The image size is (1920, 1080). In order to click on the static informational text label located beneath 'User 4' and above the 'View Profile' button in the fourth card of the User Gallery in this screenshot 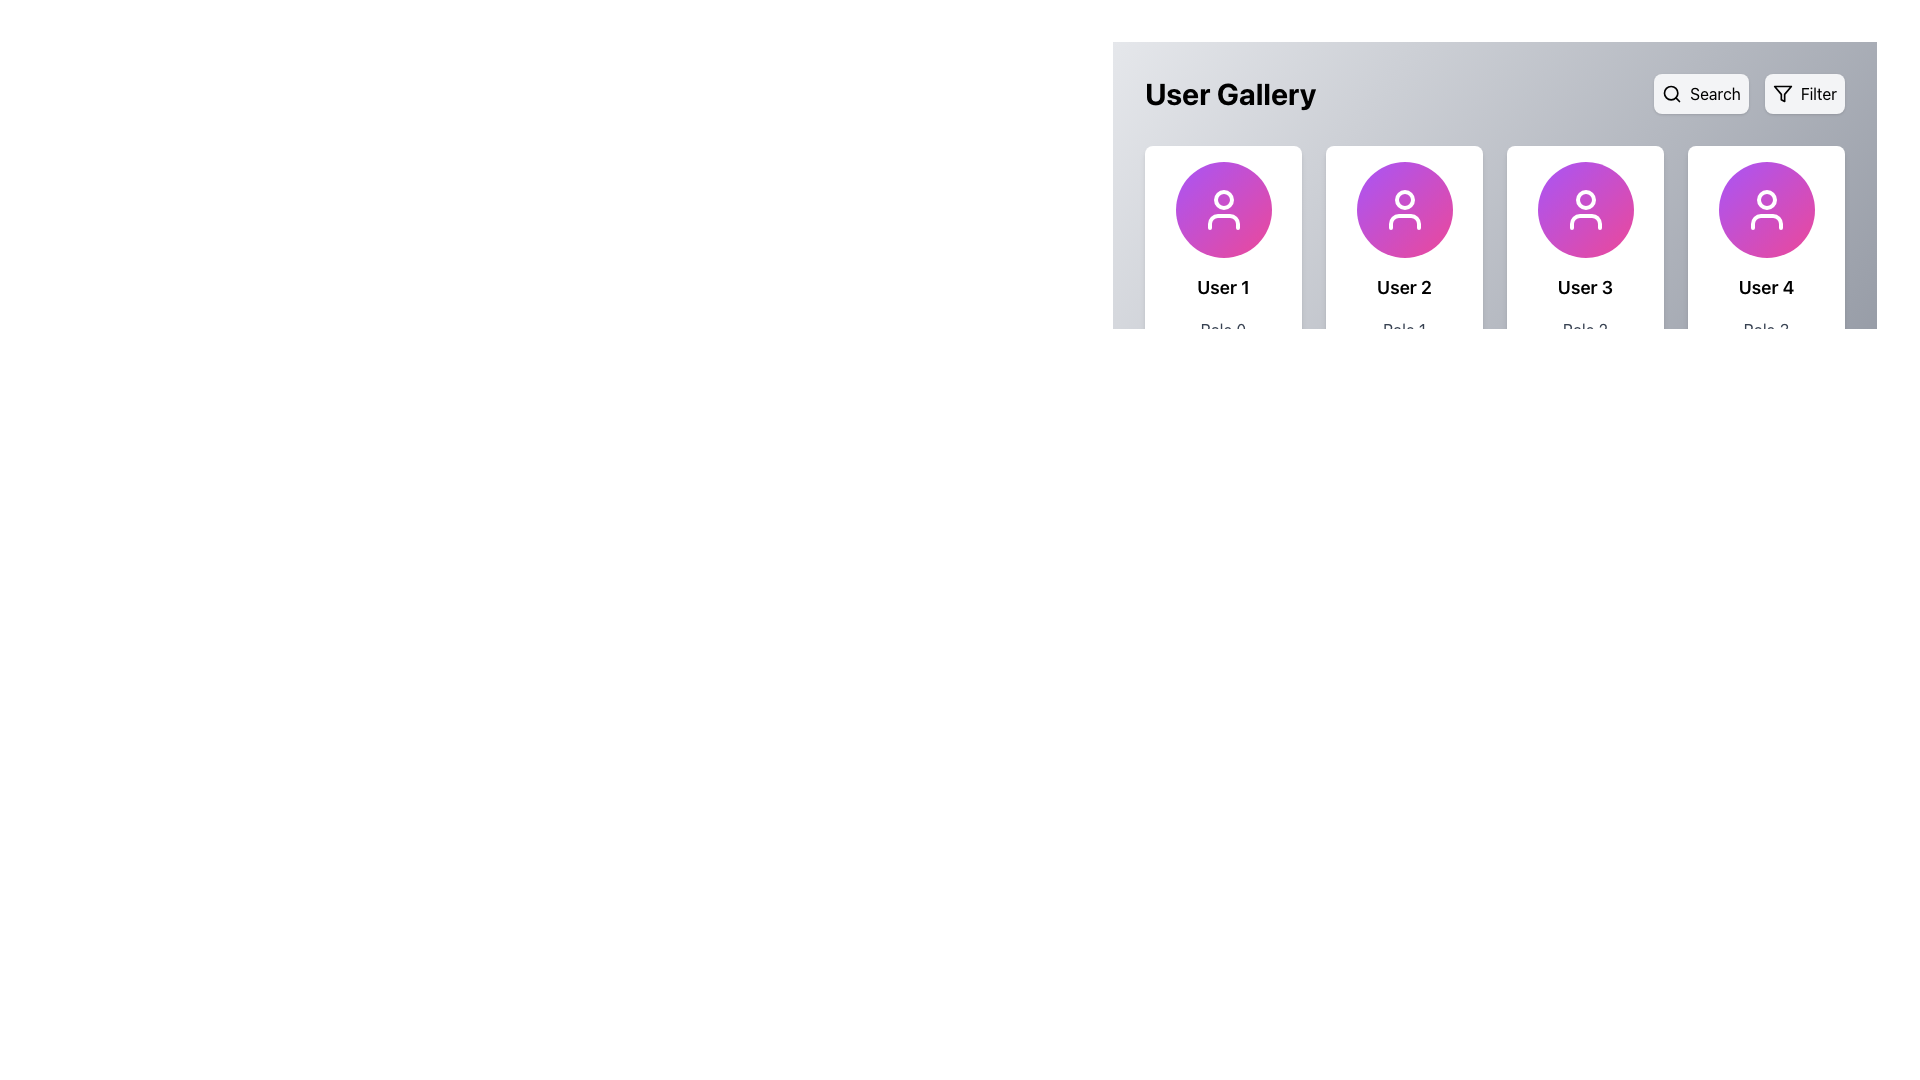, I will do `click(1766, 329)`.